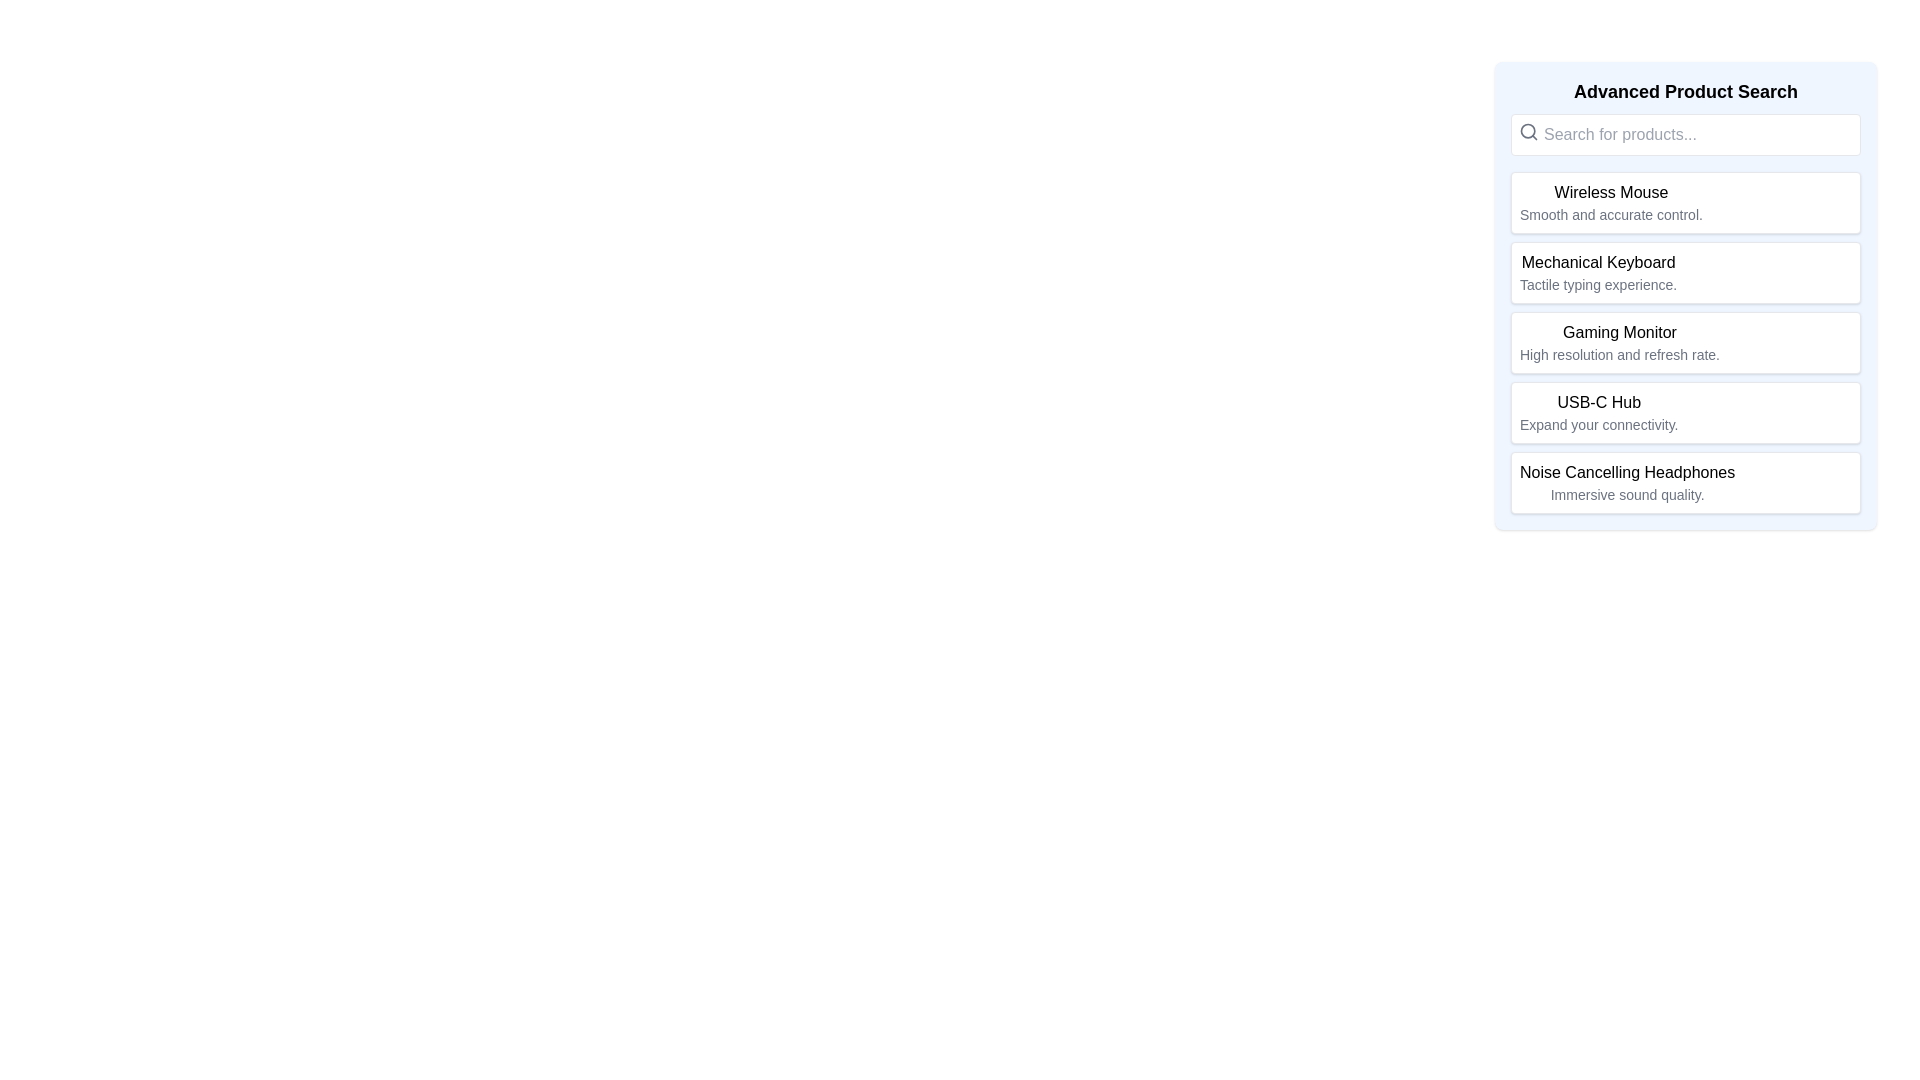 The height and width of the screenshot is (1080, 1920). What do you see at coordinates (1598, 423) in the screenshot?
I see `the text label that says 'Expand your connectivity.' located under the title 'USB-C Hub' in the sidebar labeled 'Advanced Product Search'` at bounding box center [1598, 423].